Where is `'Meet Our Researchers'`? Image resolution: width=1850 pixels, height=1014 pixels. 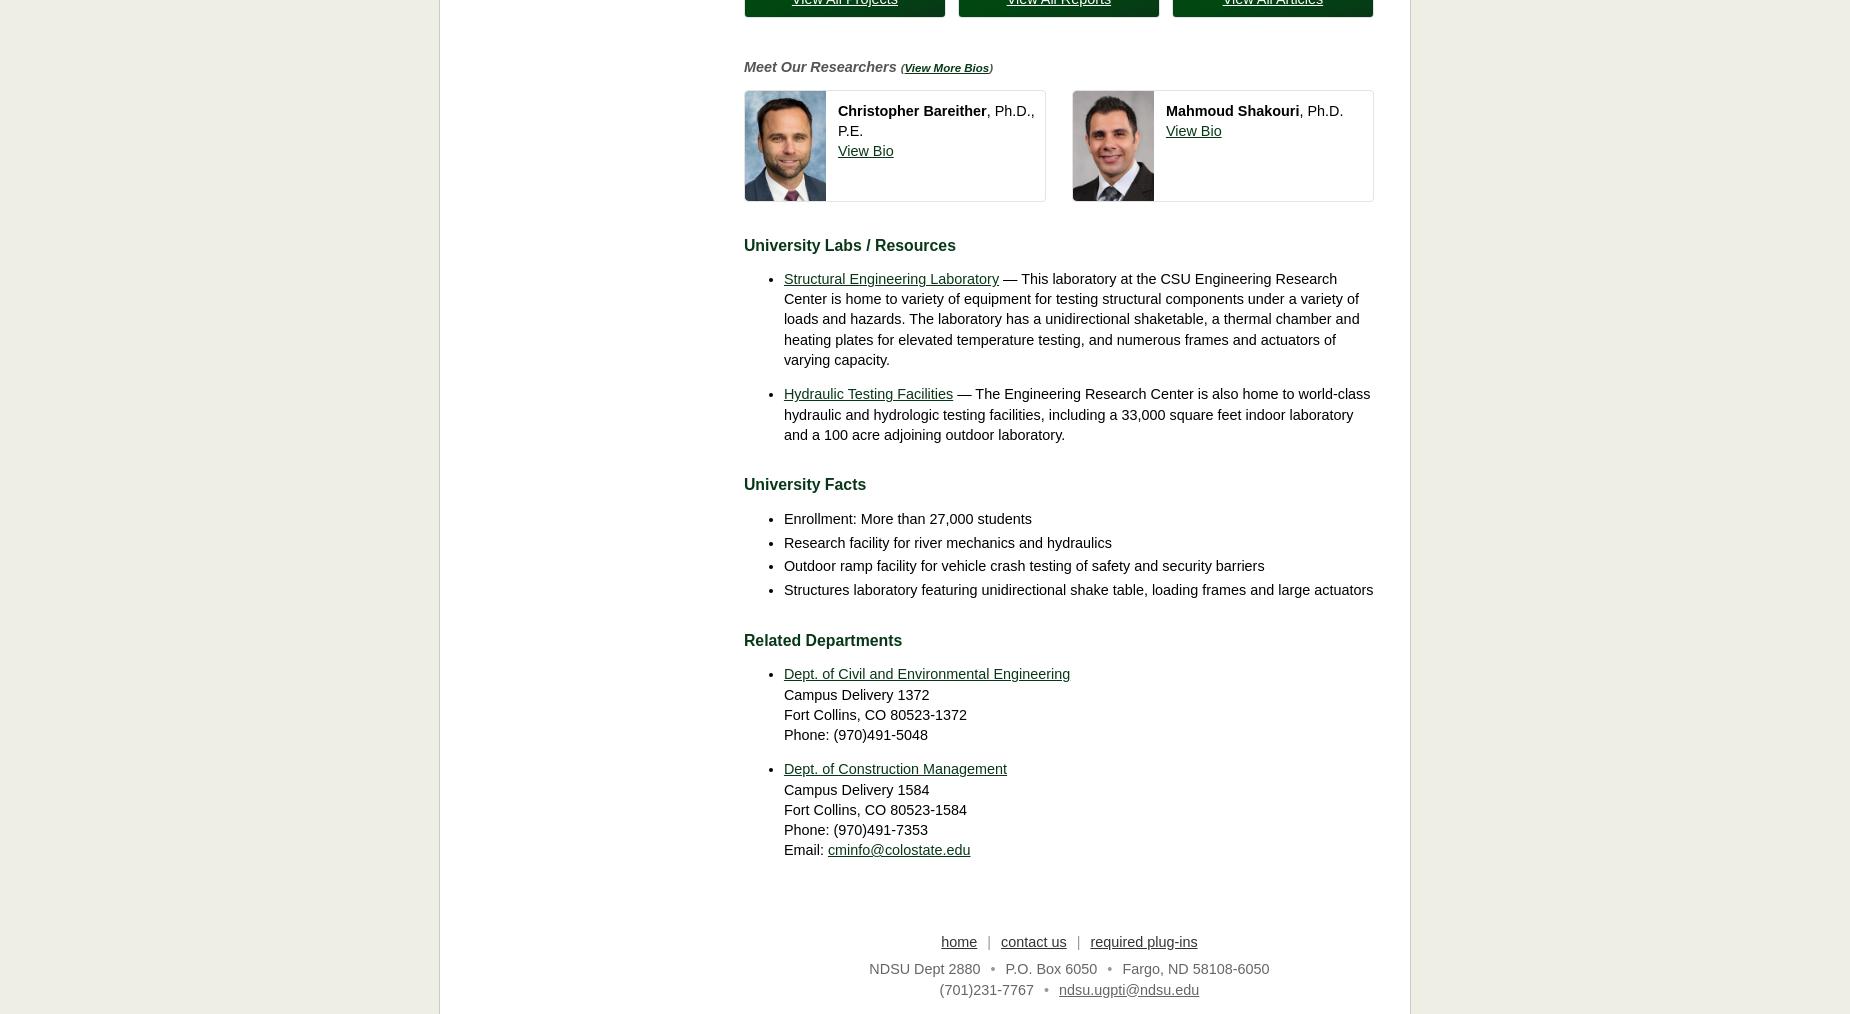
'Meet Our Researchers' is located at coordinates (742, 66).